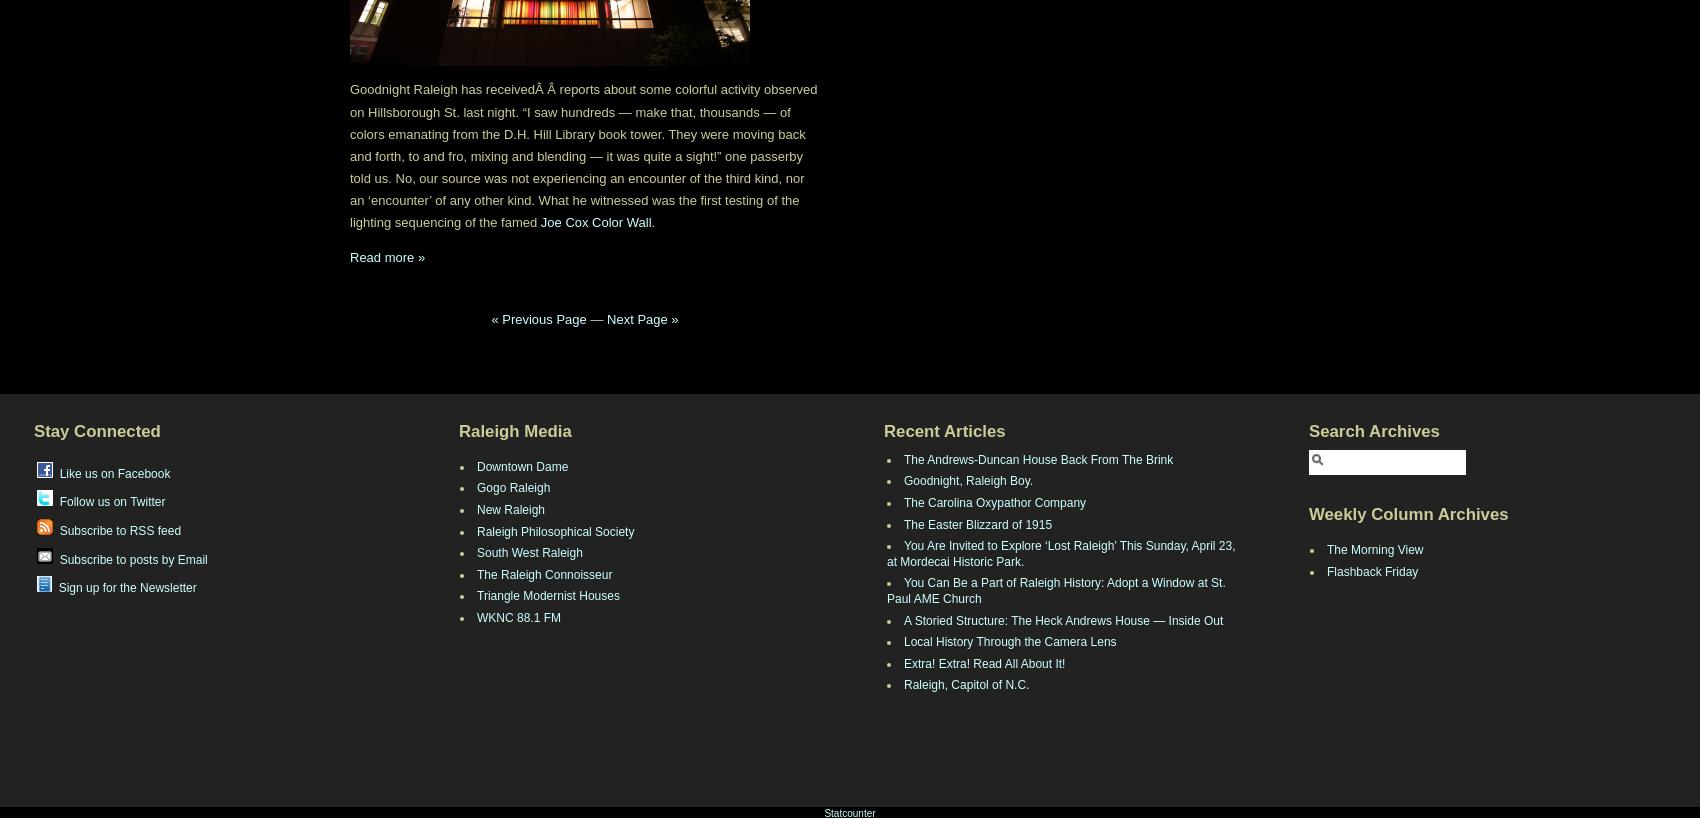 The width and height of the screenshot is (1700, 818). I want to click on 'The Easter Blizzard of 1915', so click(977, 524).